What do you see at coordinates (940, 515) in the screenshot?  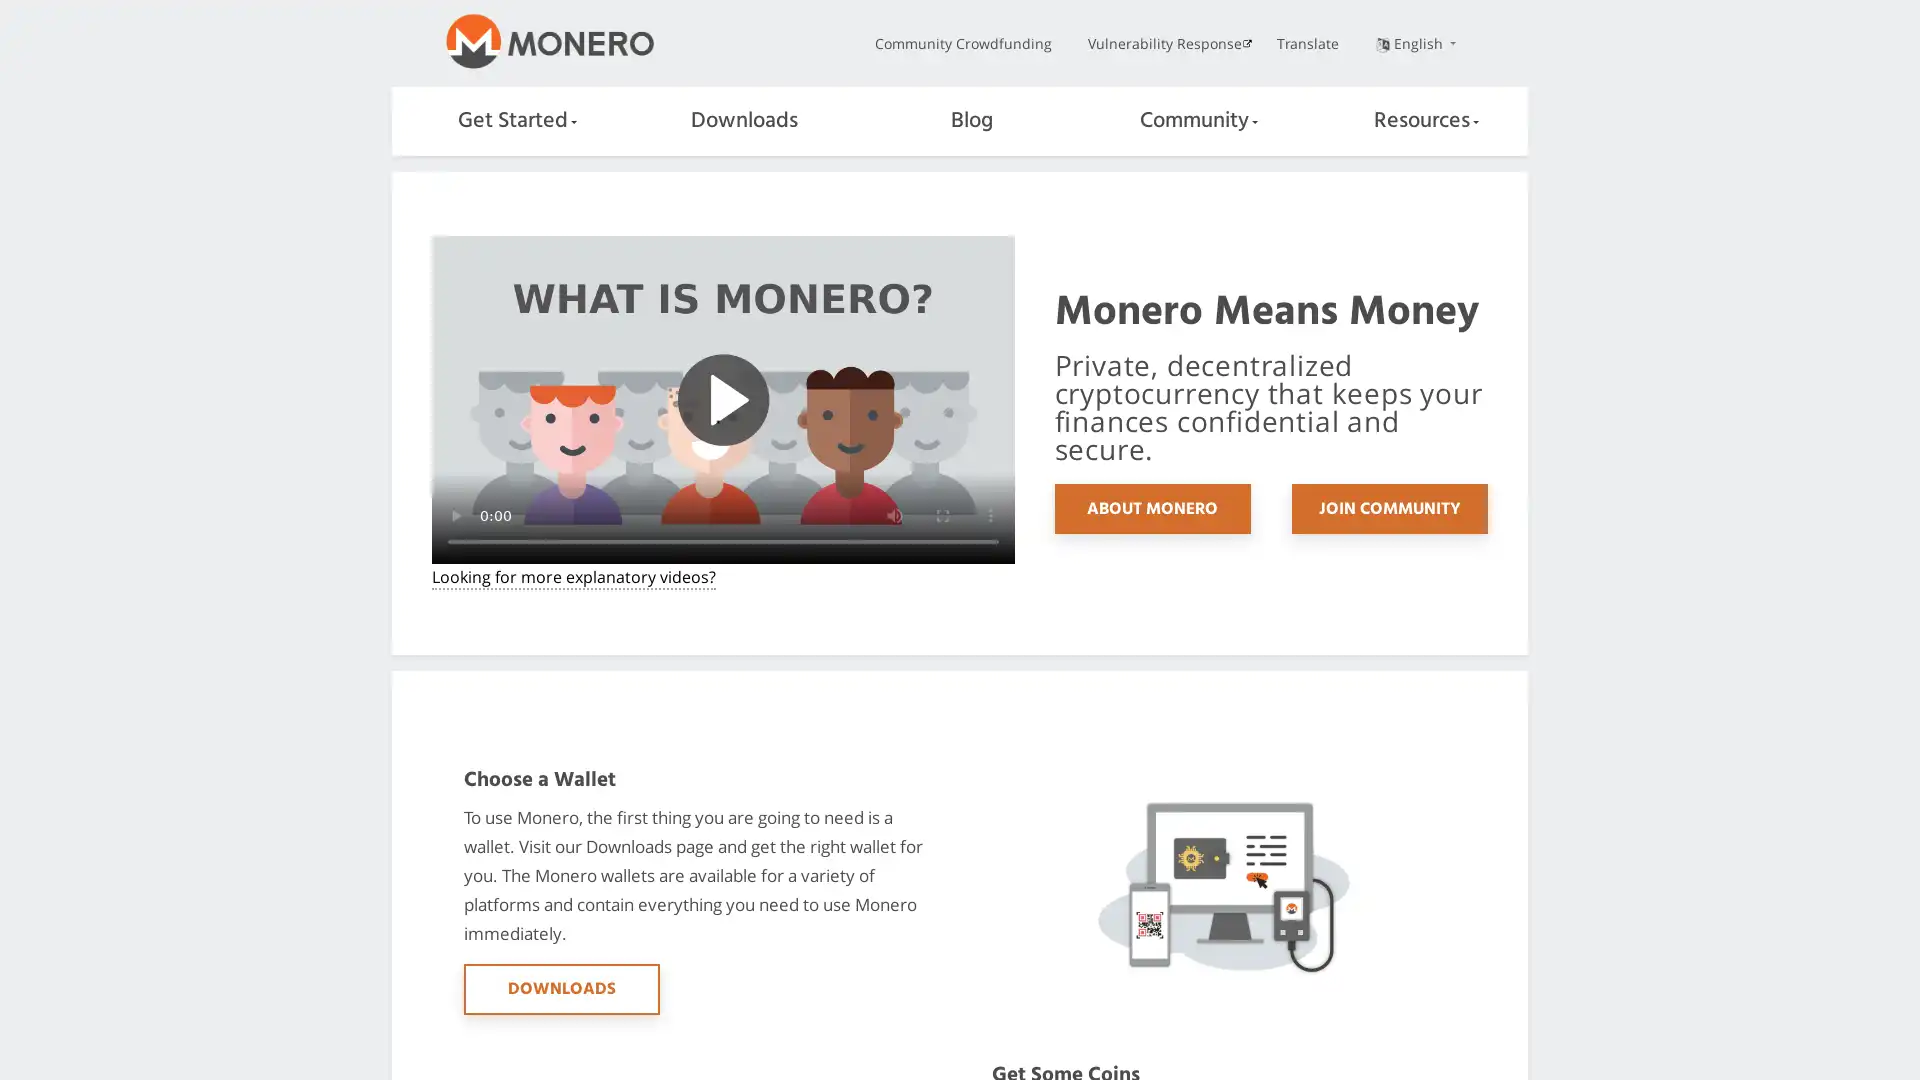 I see `enter full screen` at bounding box center [940, 515].